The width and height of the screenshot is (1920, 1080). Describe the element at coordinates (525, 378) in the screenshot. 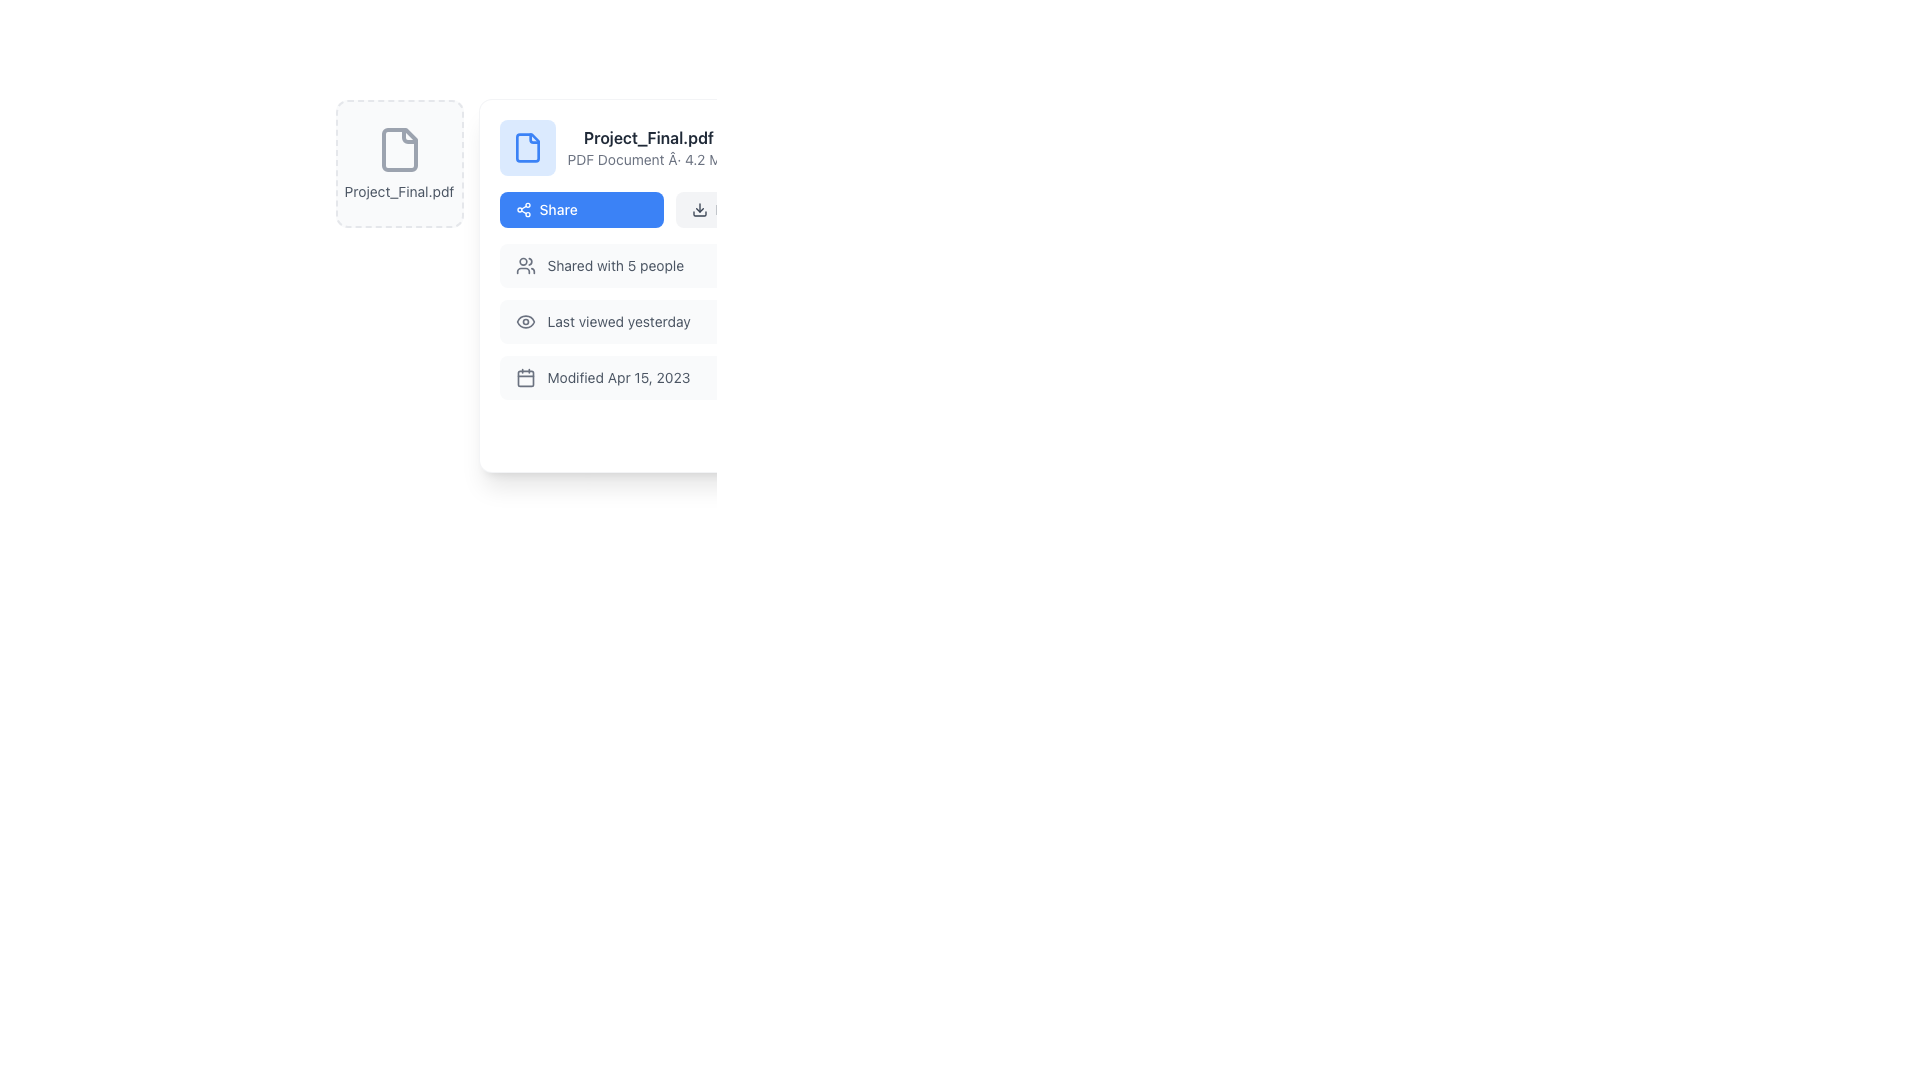

I see `the calendar icon, which is styled with an outlined graphic and positioned to the left of the 'Modified Apr 15, 2023' text, to possibly reveal tooltips` at that location.